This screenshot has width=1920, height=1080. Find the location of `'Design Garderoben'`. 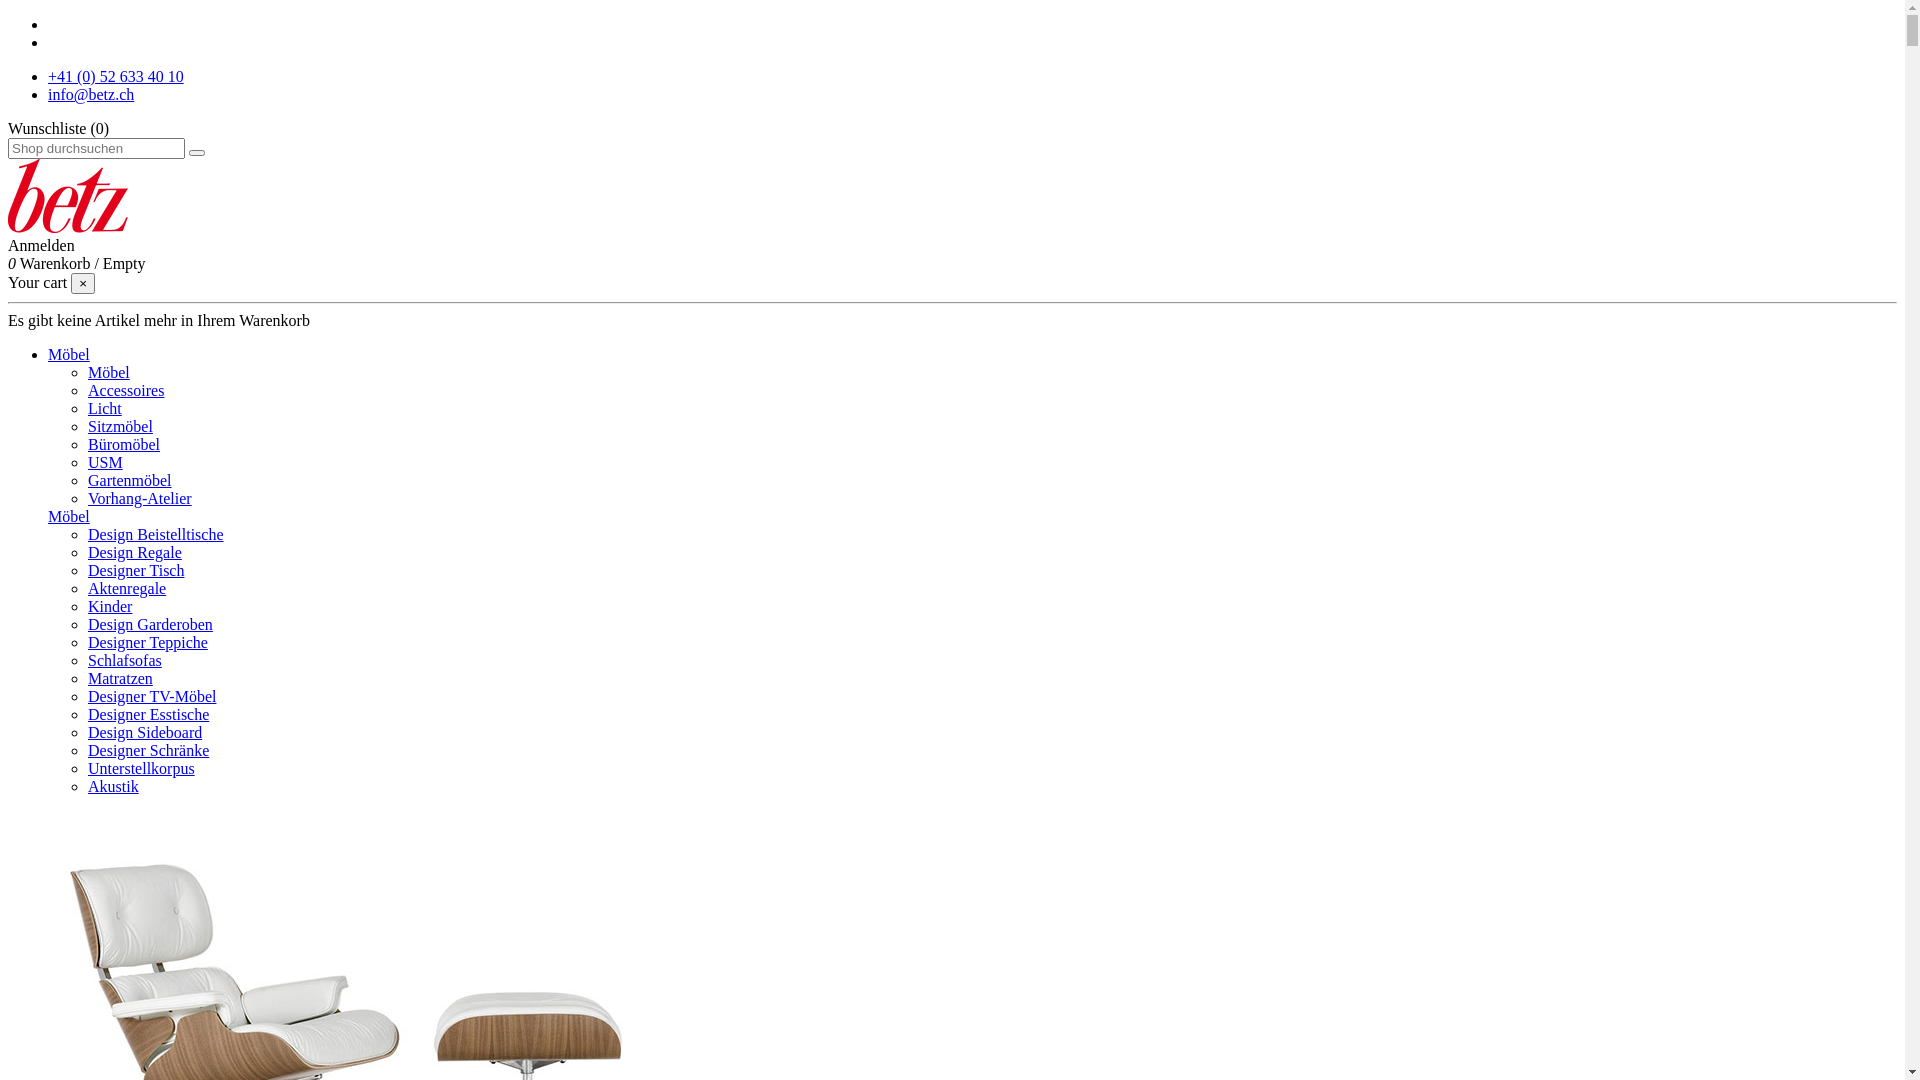

'Design Garderoben' is located at coordinates (149, 623).